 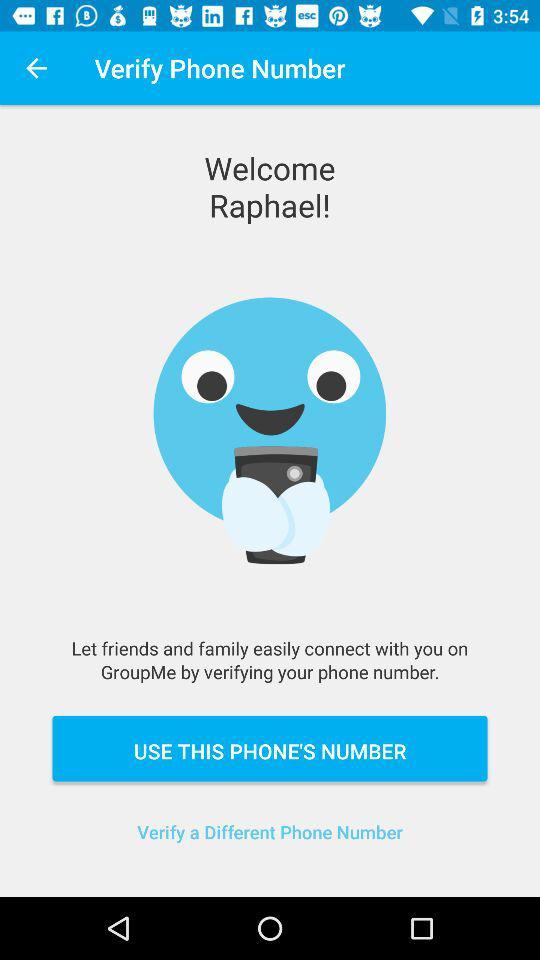 I want to click on the use this phone item, so click(x=270, y=747).